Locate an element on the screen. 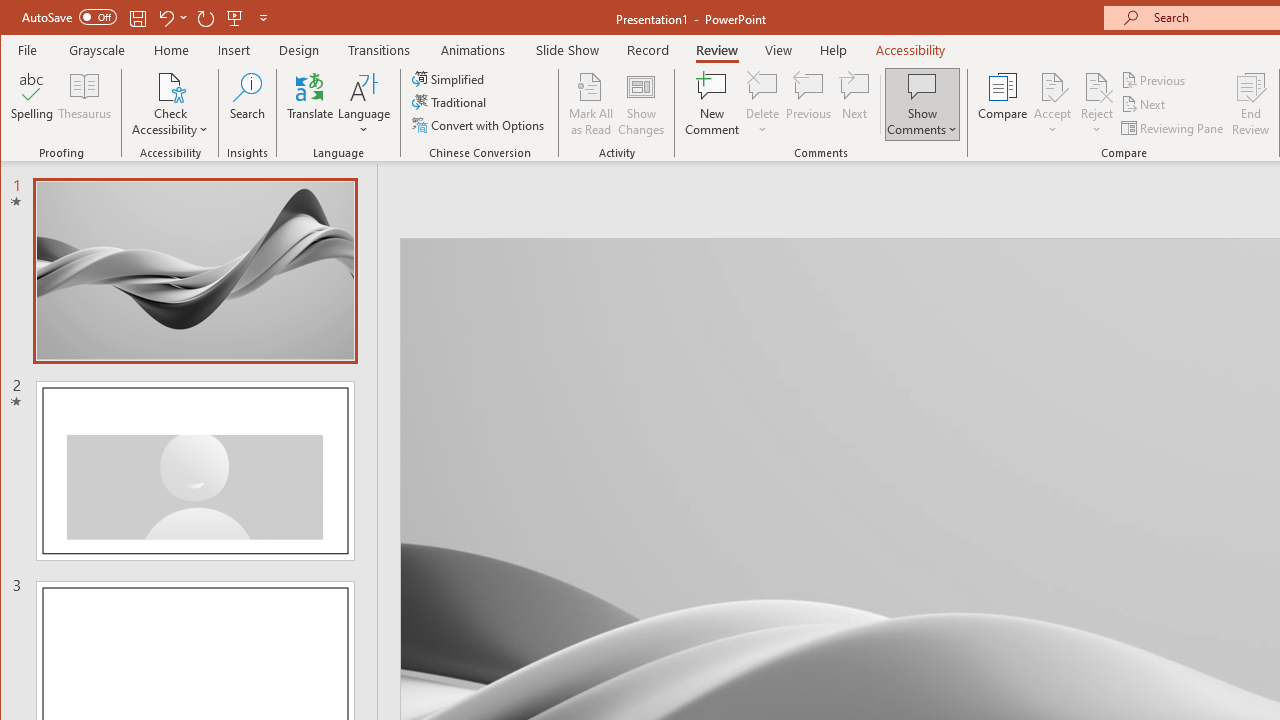 This screenshot has height=720, width=1280. 'Search' is located at coordinates (246, 104).